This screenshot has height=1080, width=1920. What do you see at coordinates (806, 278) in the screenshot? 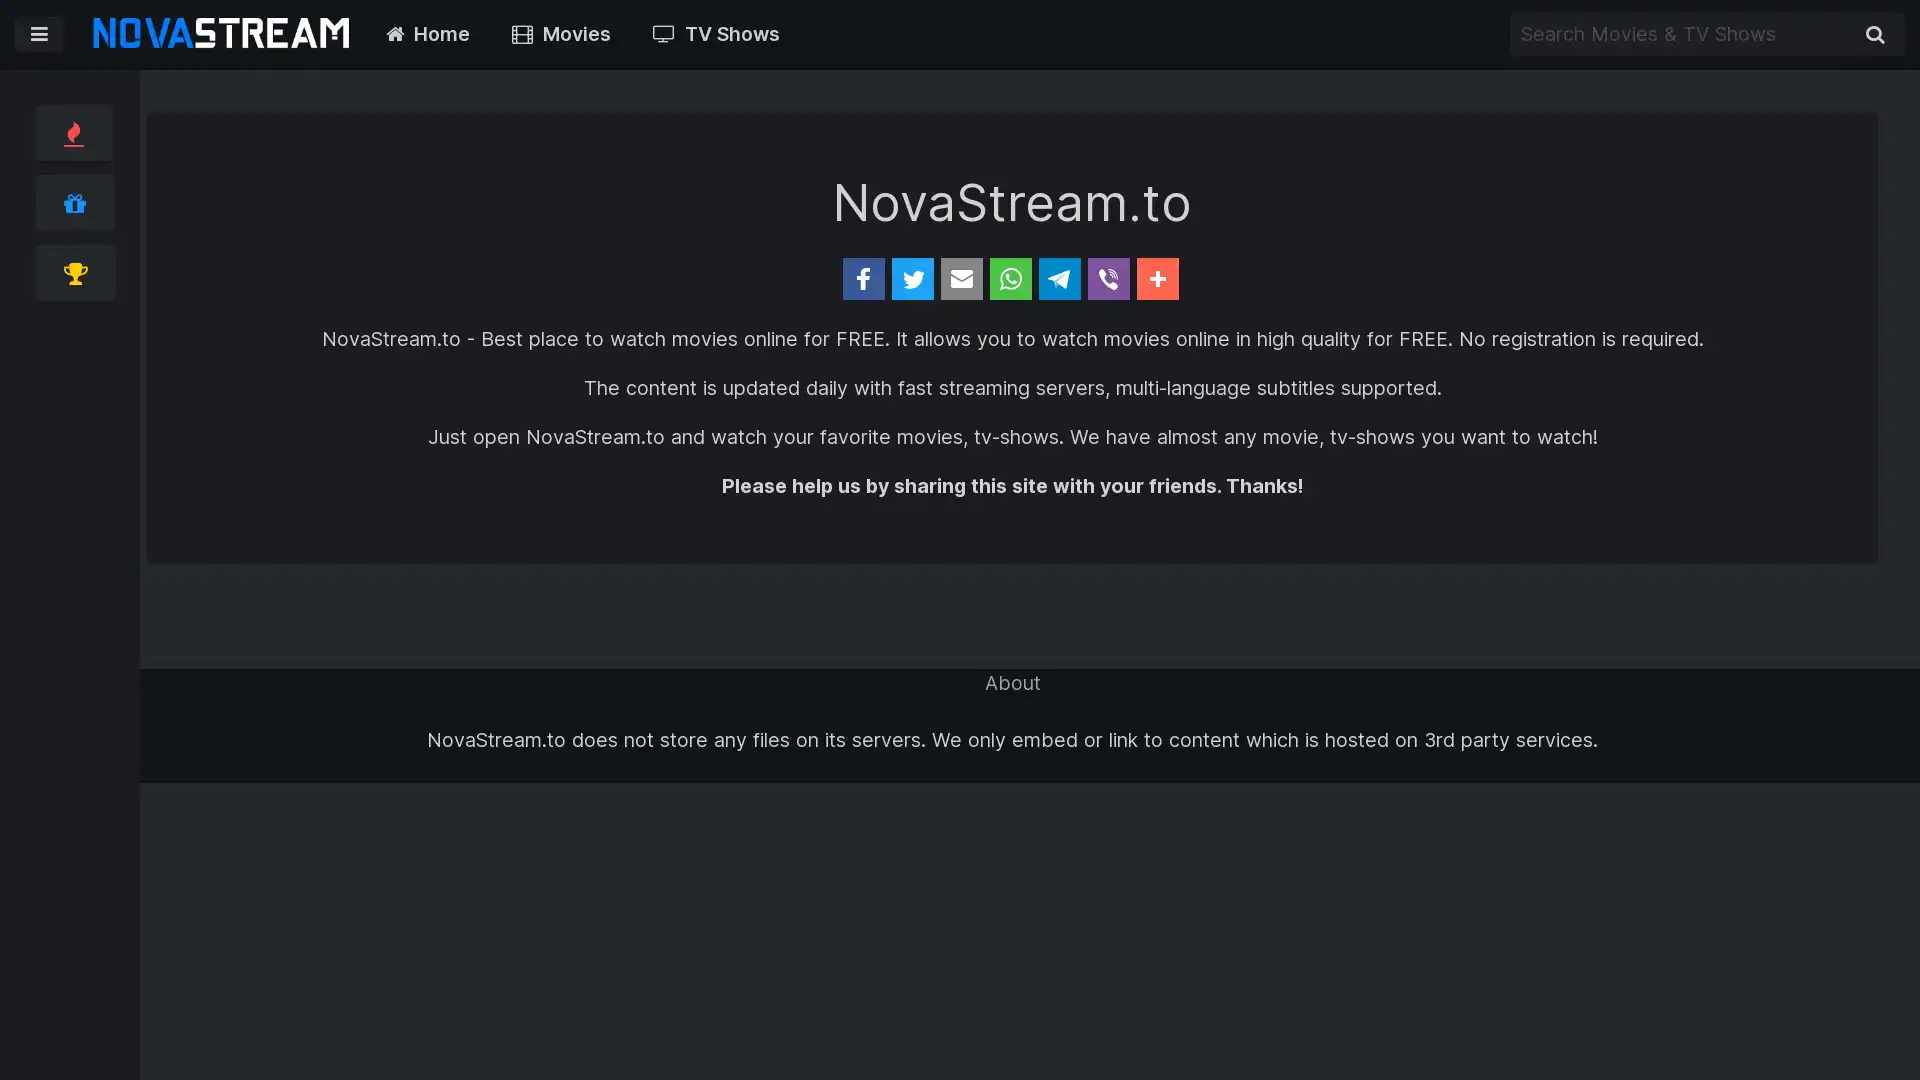
I see `Share to Twitter Twitter` at bounding box center [806, 278].